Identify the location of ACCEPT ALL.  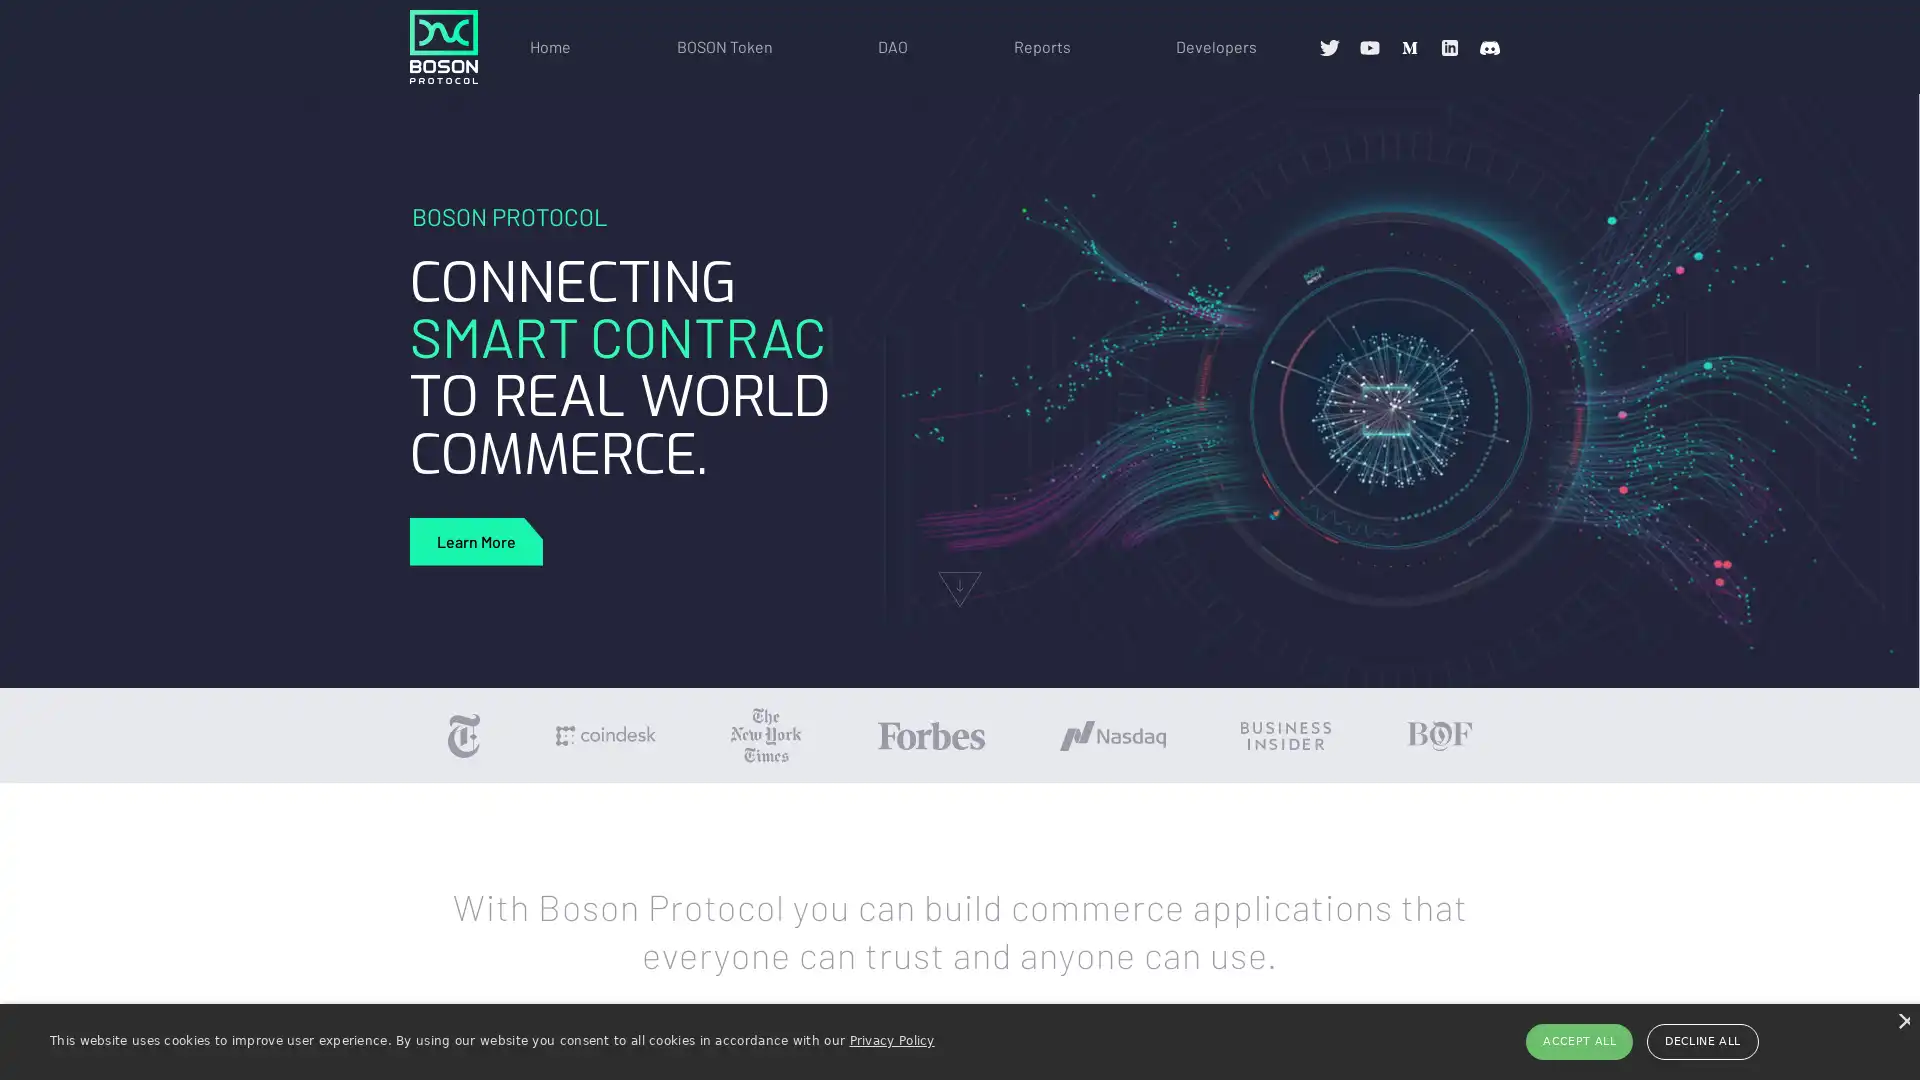
(1578, 1040).